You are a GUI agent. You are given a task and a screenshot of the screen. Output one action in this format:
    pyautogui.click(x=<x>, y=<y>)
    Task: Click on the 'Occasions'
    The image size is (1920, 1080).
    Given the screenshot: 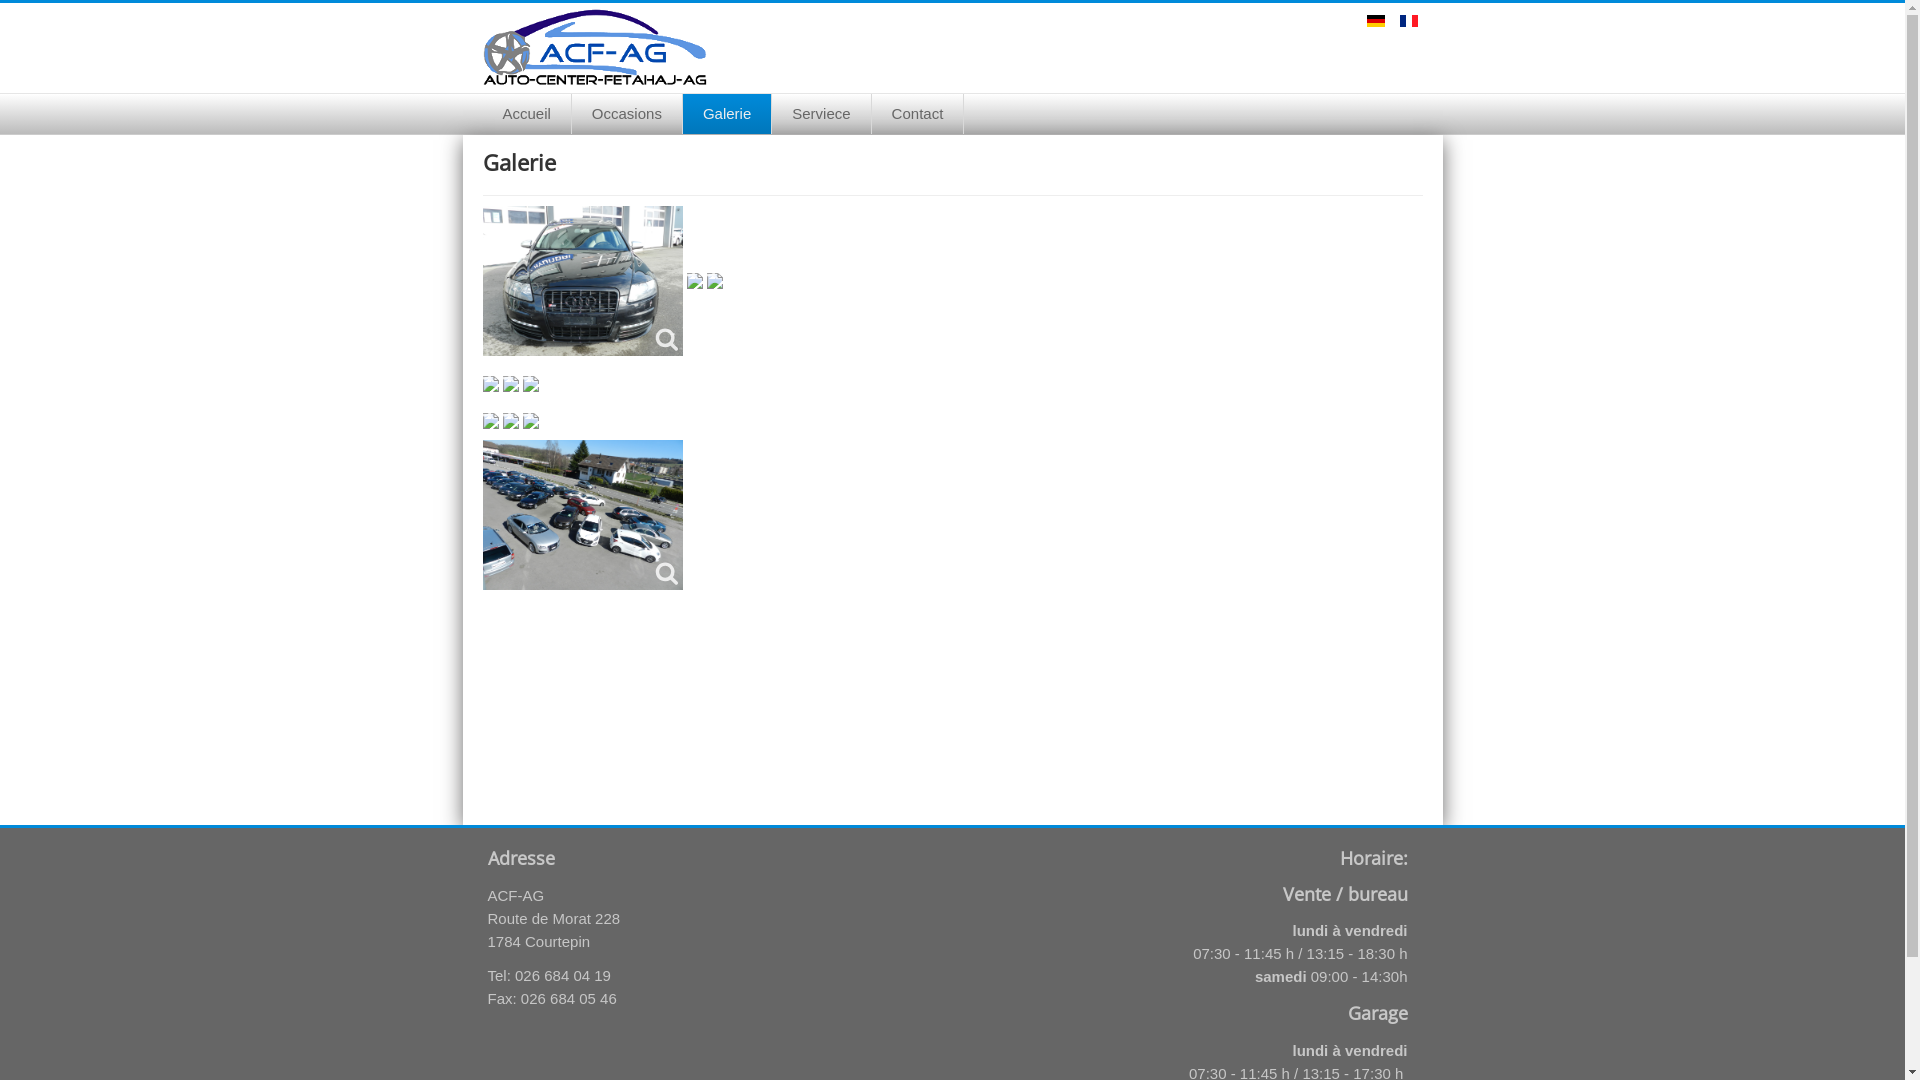 What is the action you would take?
    pyautogui.click(x=626, y=114)
    